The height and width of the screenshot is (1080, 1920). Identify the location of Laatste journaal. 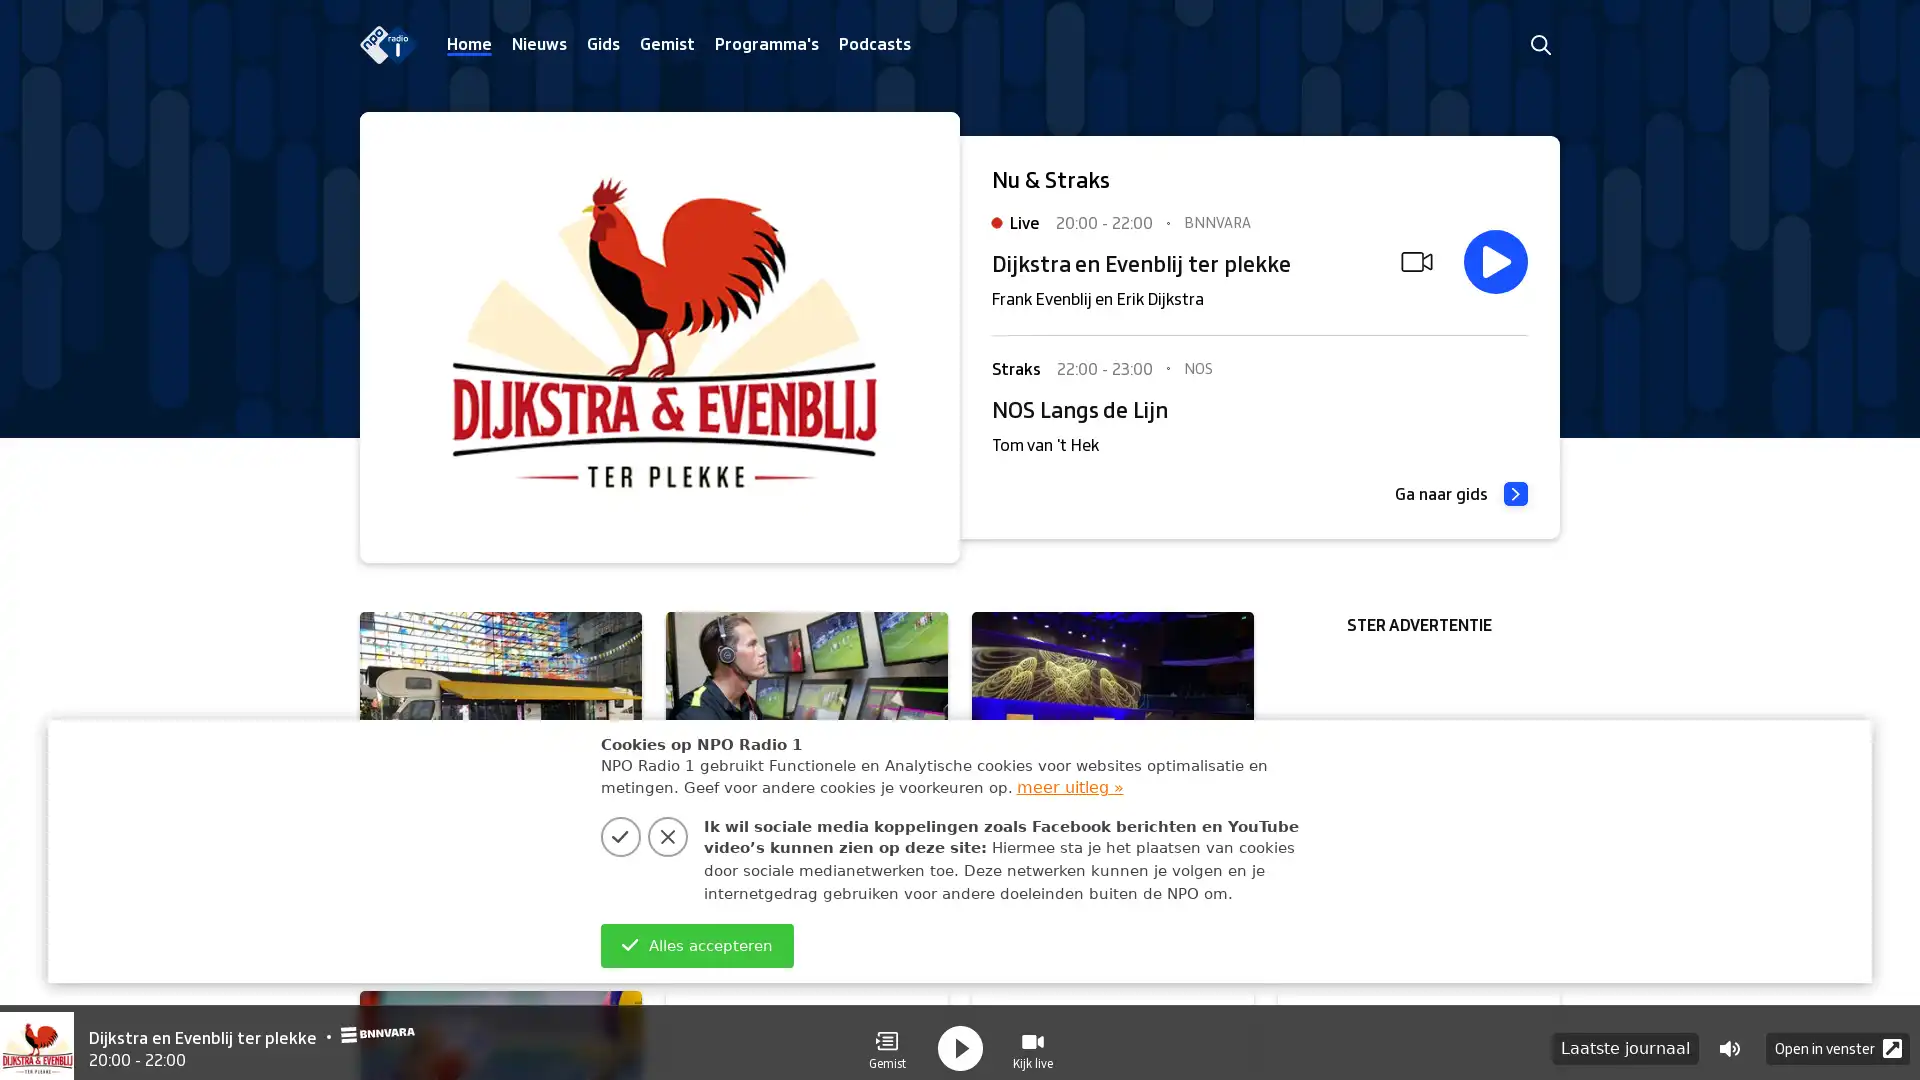
(1625, 1036).